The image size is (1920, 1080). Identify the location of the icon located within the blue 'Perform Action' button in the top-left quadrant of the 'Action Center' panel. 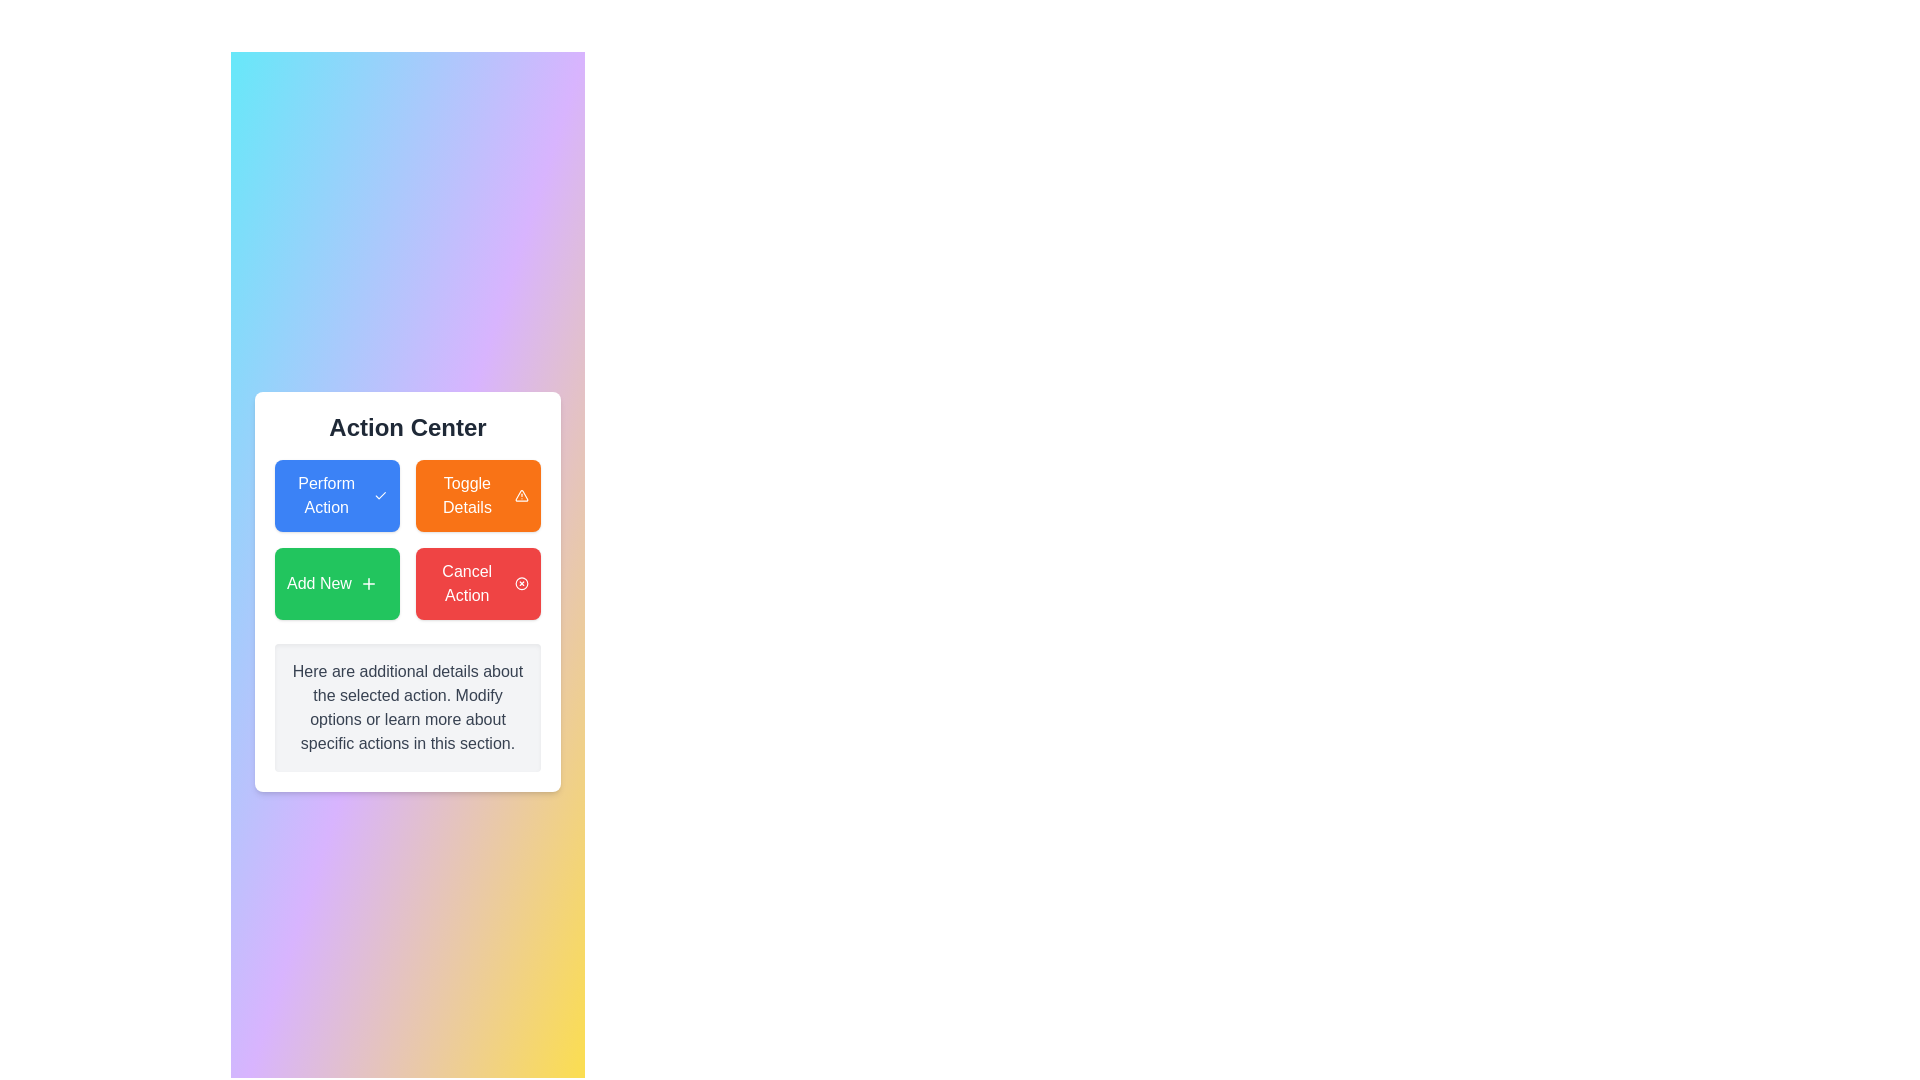
(381, 495).